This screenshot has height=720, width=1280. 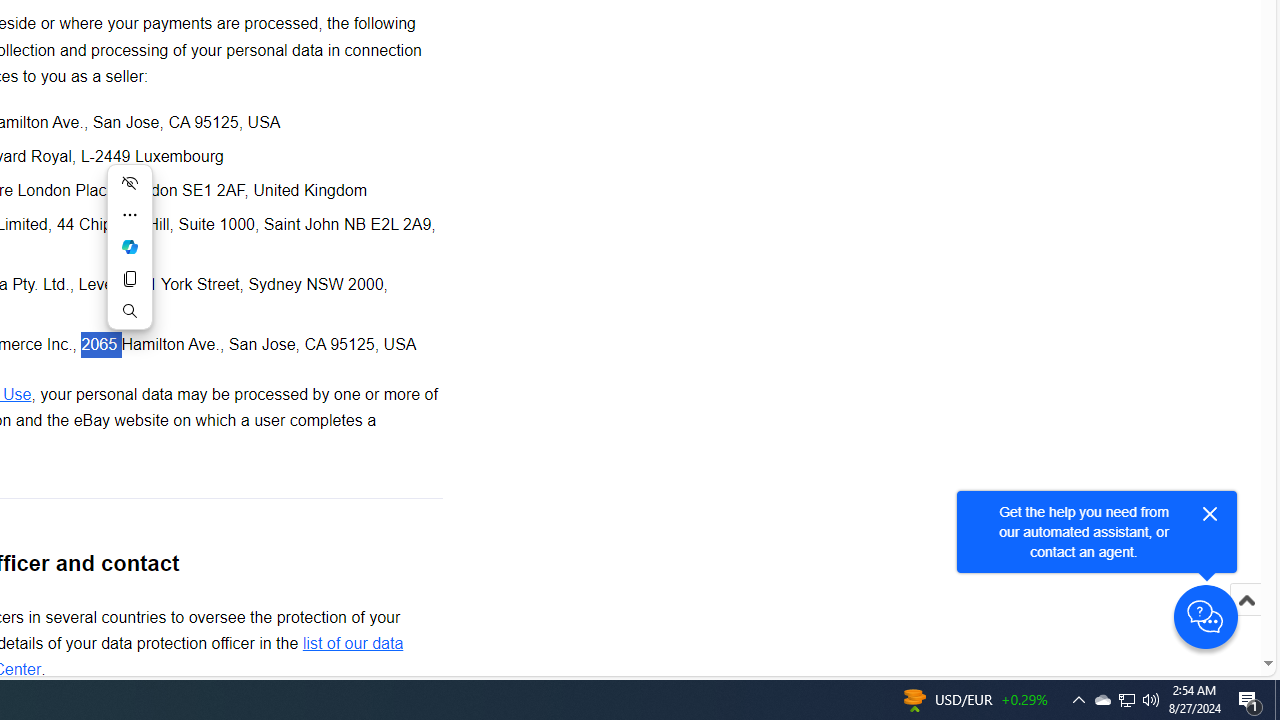 I want to click on 'More actions', so click(x=128, y=214).